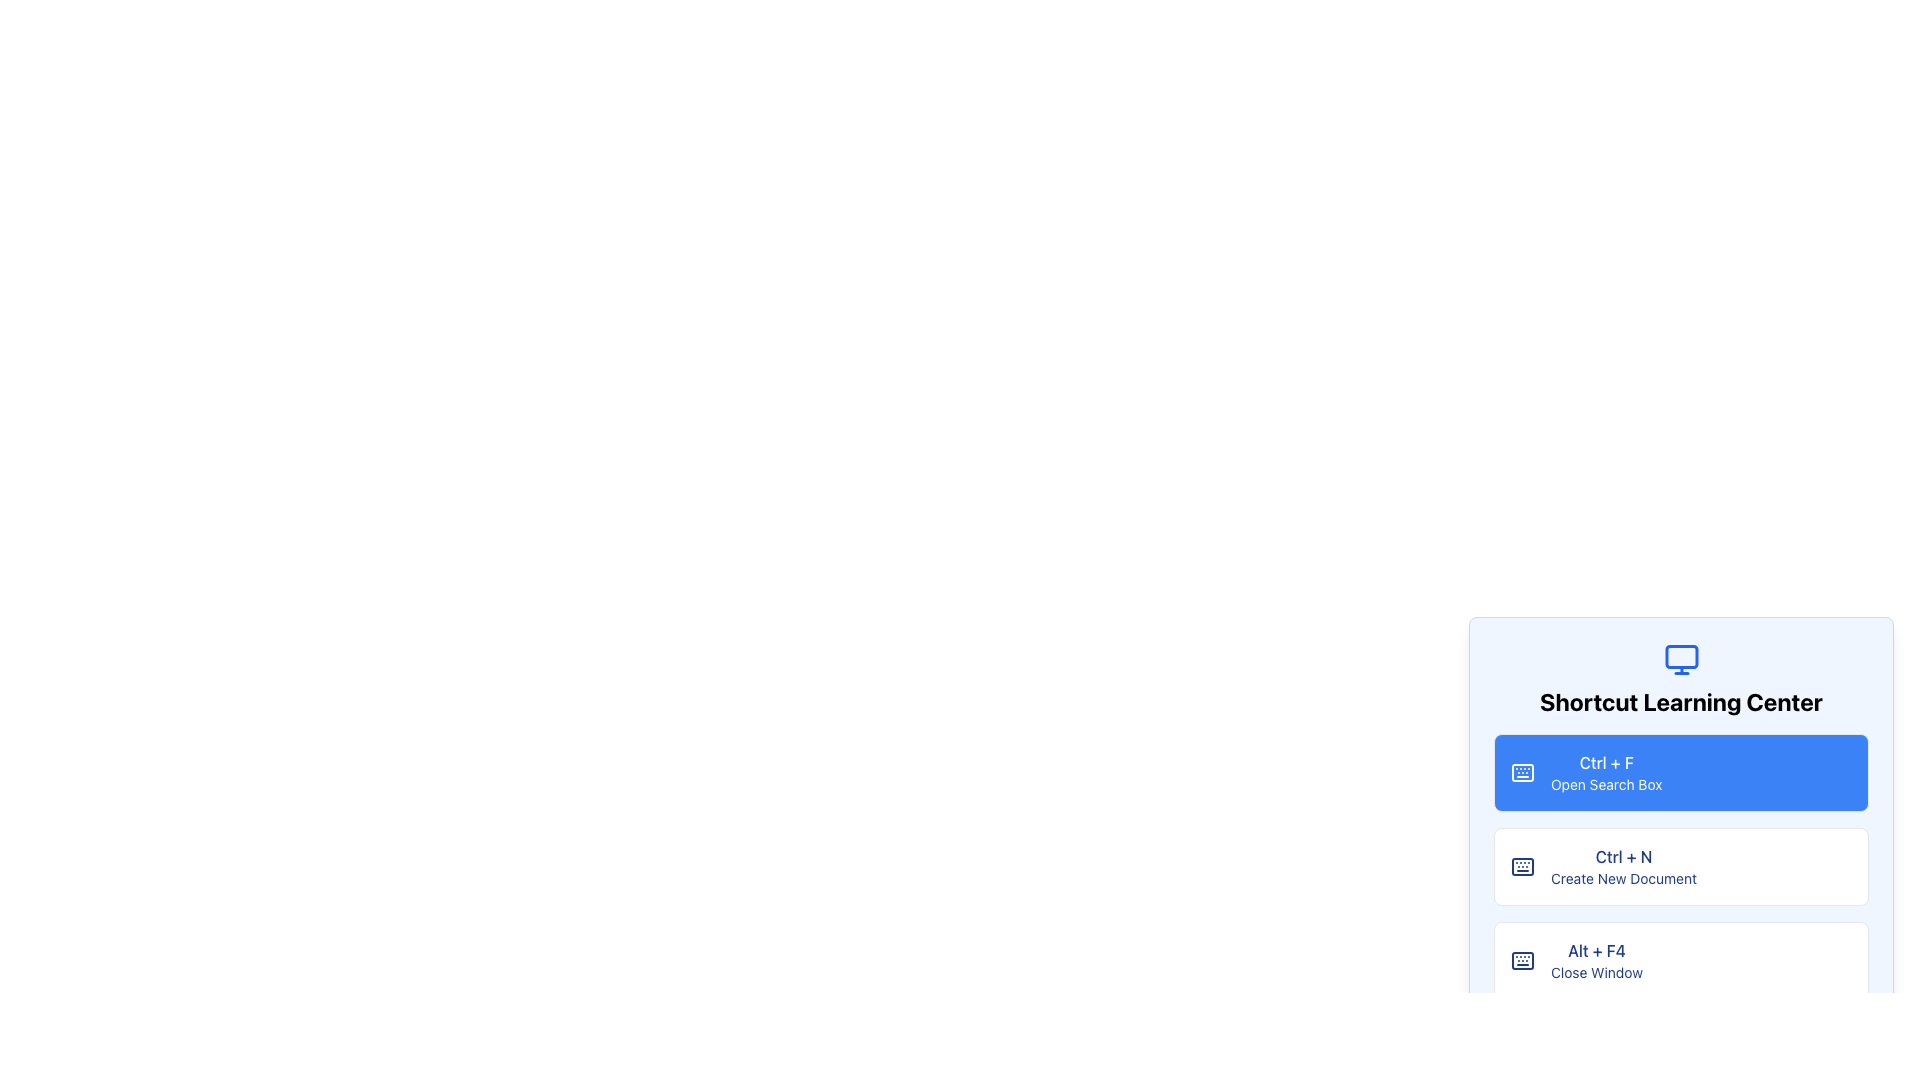 The image size is (1920, 1080). Describe the element at coordinates (1606, 771) in the screenshot. I see `the text label displaying the keyboard shortcut 'Ctrl + F' and its action 'Open Search Box', which is located at the top of the list in the 'Shortcut Learning Center' module` at that location.